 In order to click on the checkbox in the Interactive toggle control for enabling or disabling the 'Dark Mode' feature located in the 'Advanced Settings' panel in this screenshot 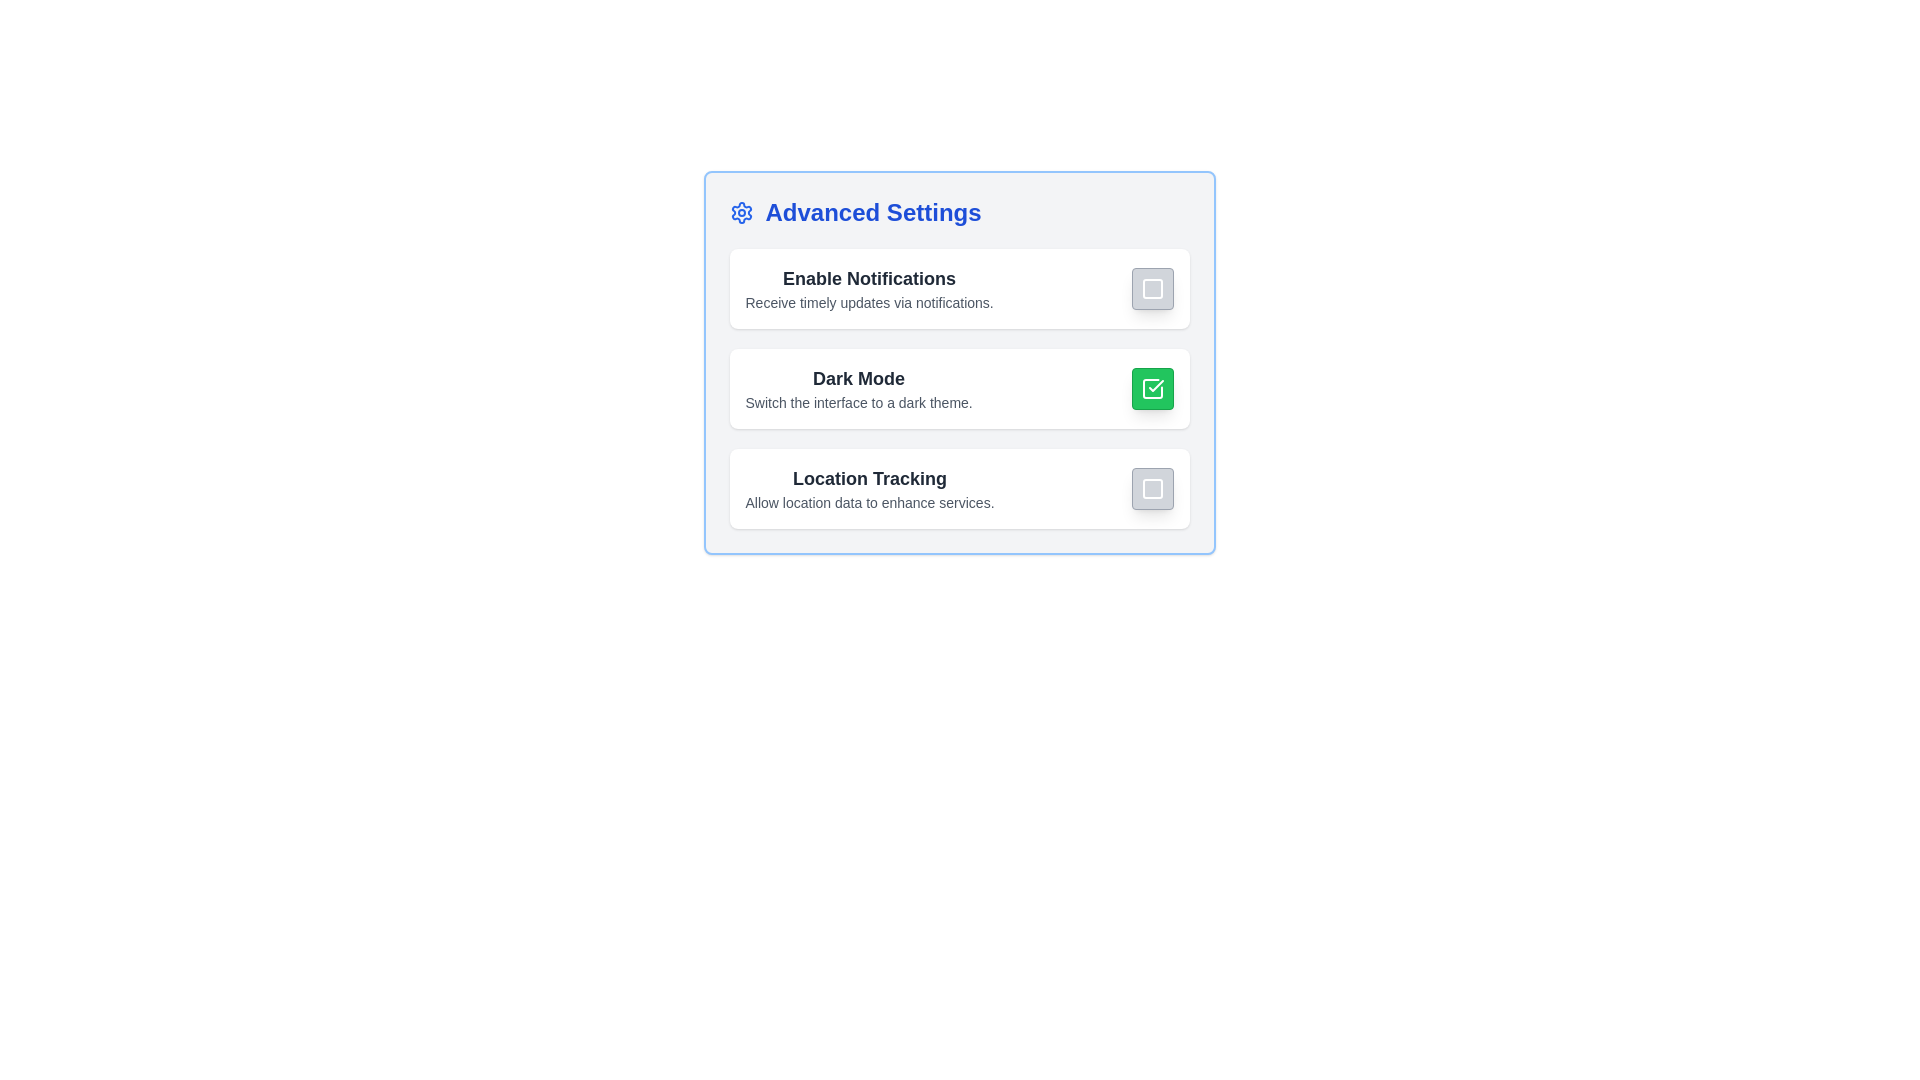, I will do `click(958, 362)`.